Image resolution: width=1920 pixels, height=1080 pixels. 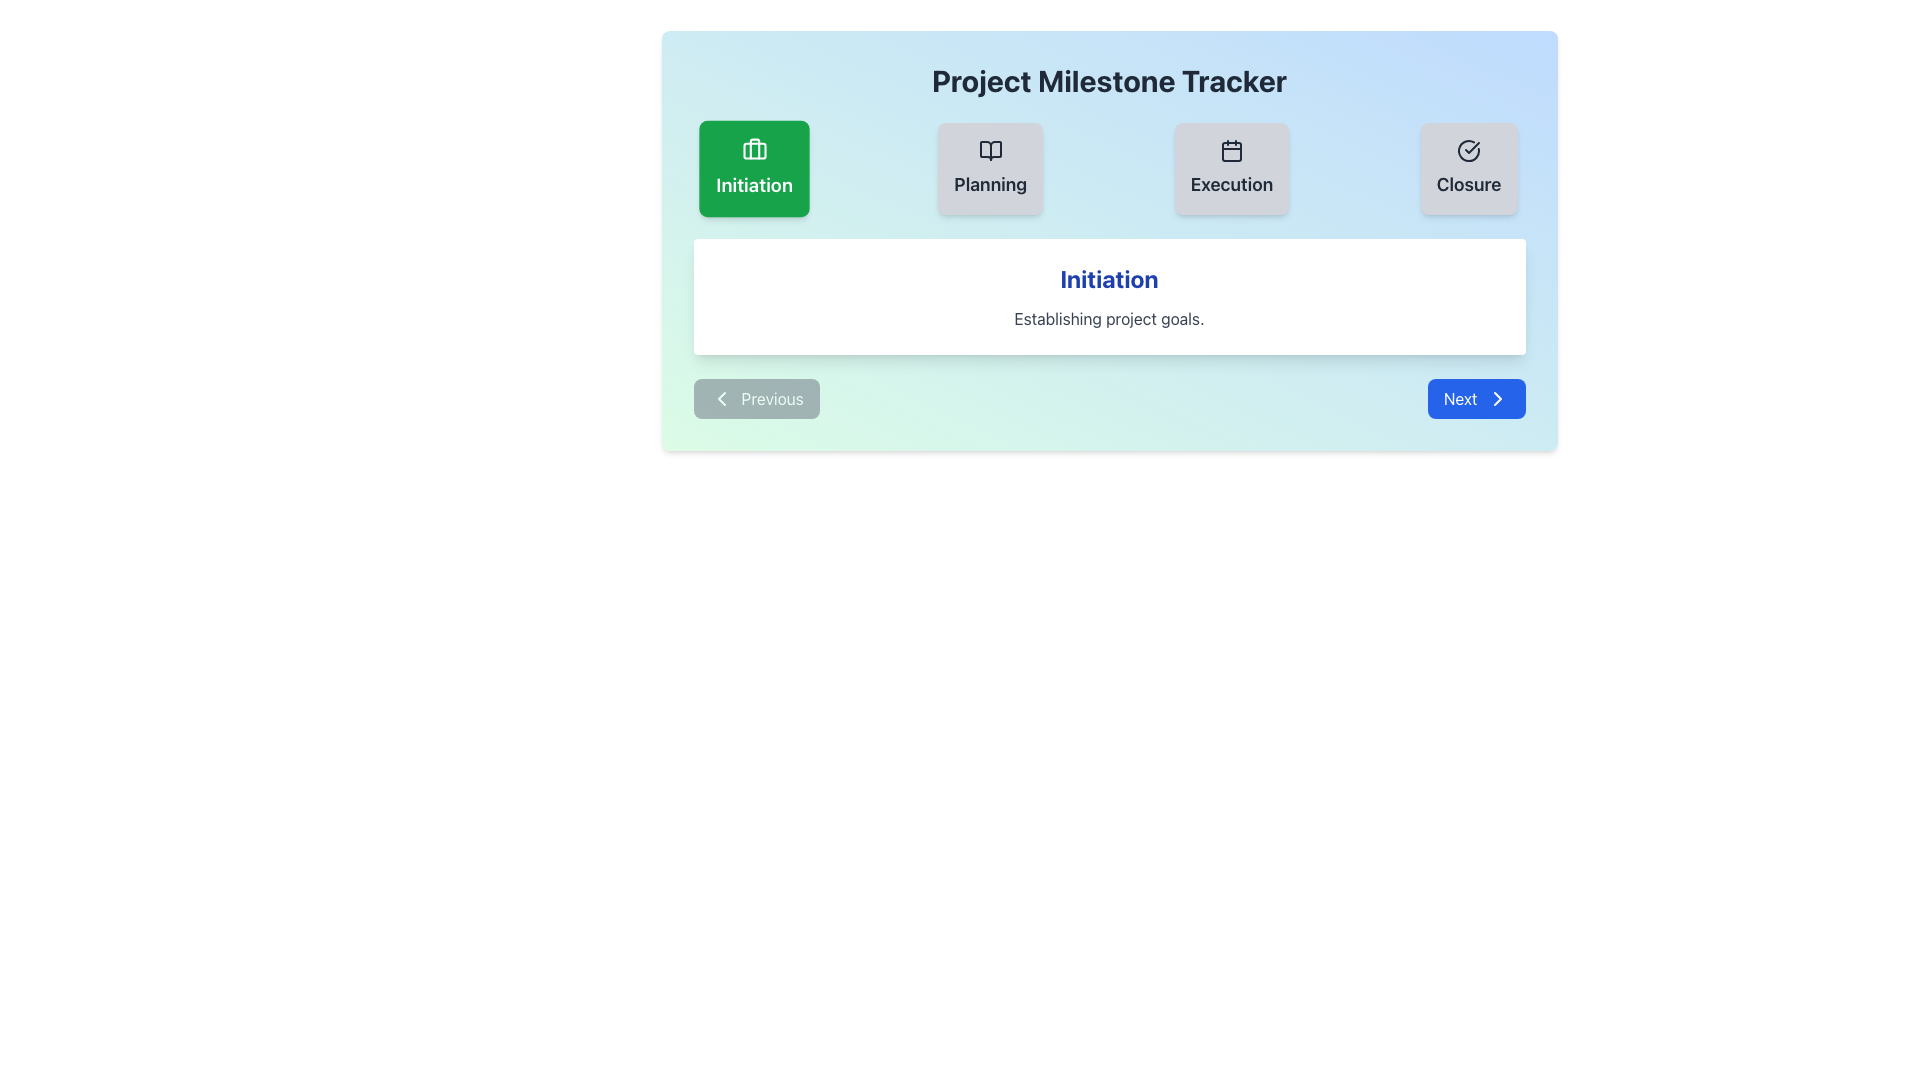 What do you see at coordinates (752, 168) in the screenshot?
I see `the 'Initiation' milestone indicator card` at bounding box center [752, 168].